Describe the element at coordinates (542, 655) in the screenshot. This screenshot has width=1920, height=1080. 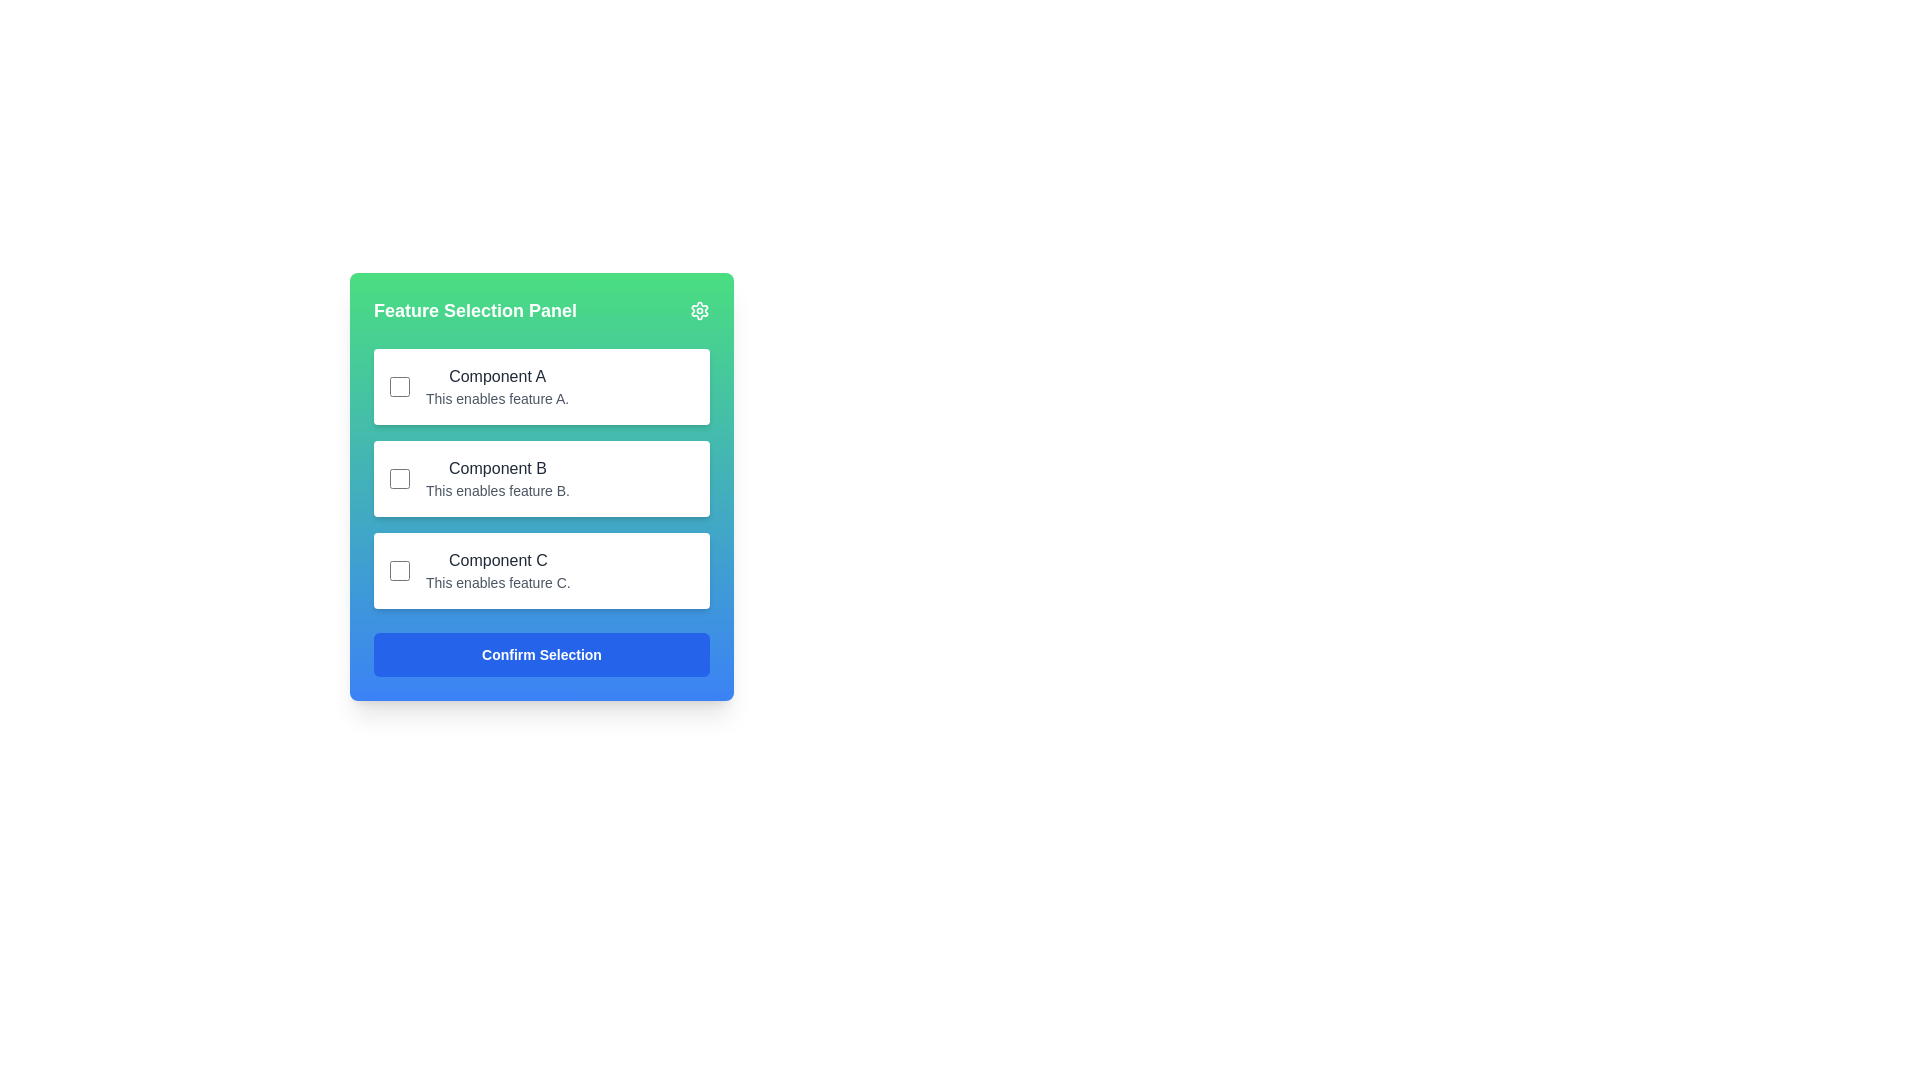
I see `the 'Confirm Selection' button` at that location.